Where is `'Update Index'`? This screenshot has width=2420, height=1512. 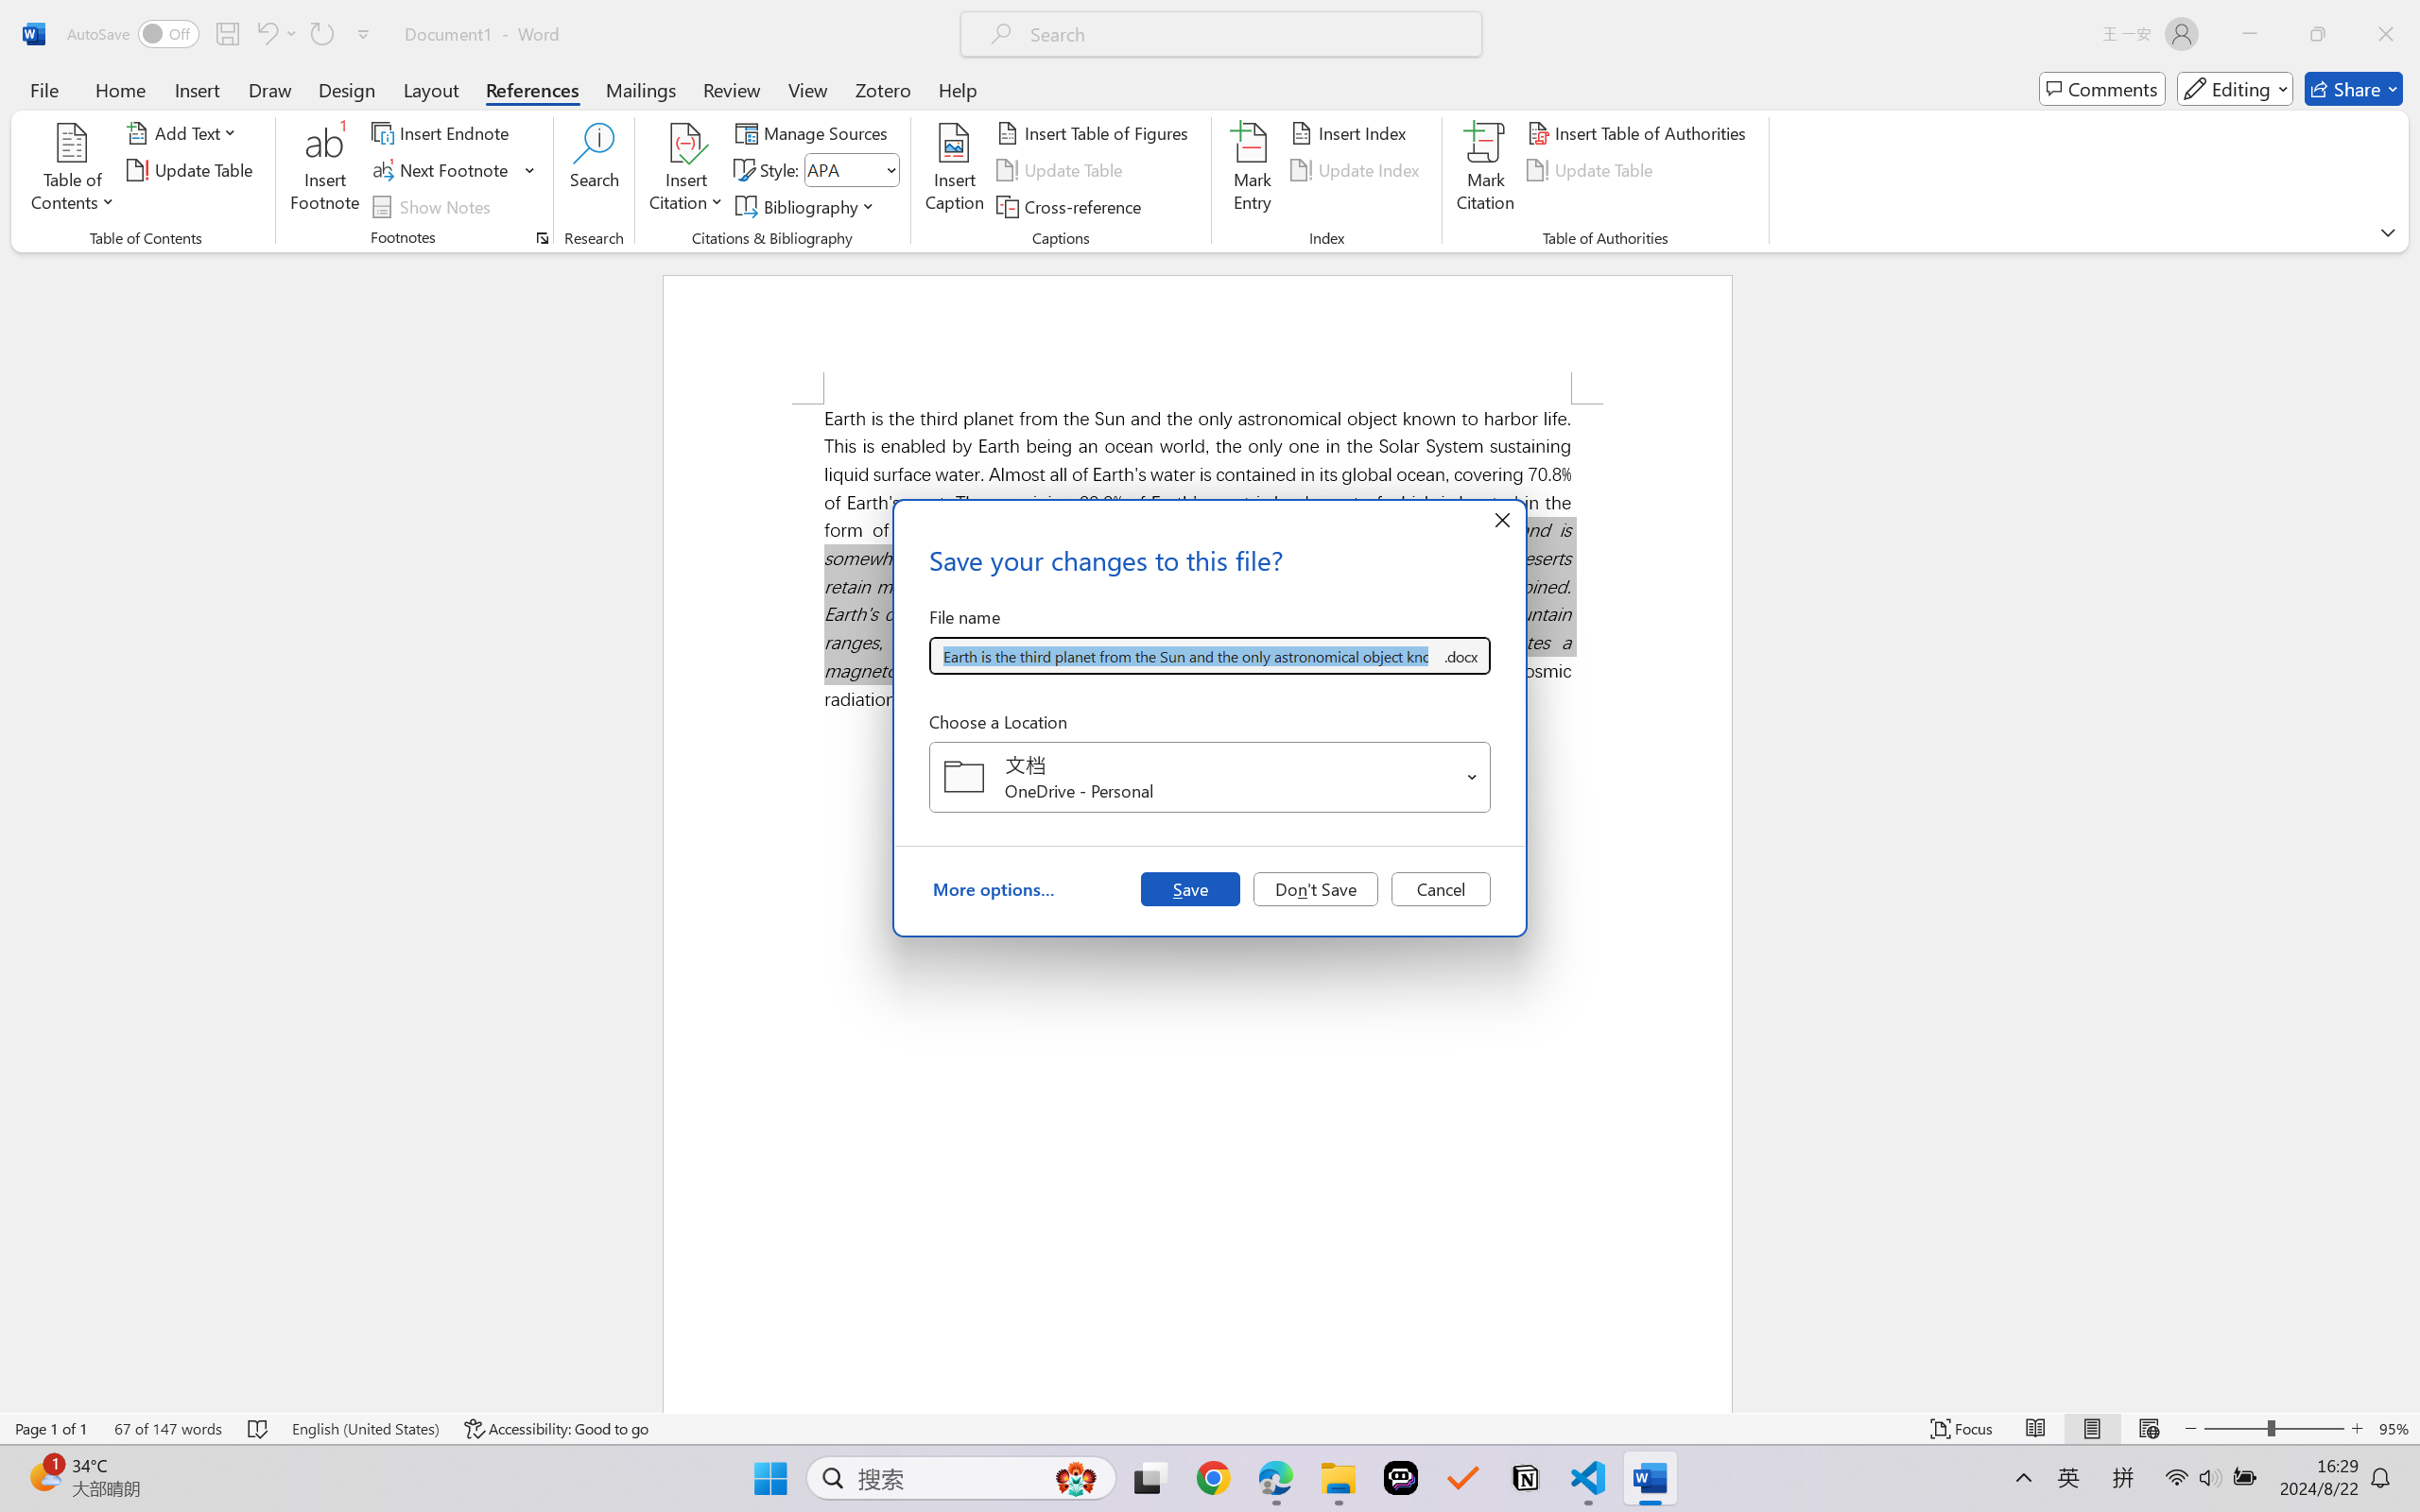
'Update Index' is located at coordinates (1357, 170).